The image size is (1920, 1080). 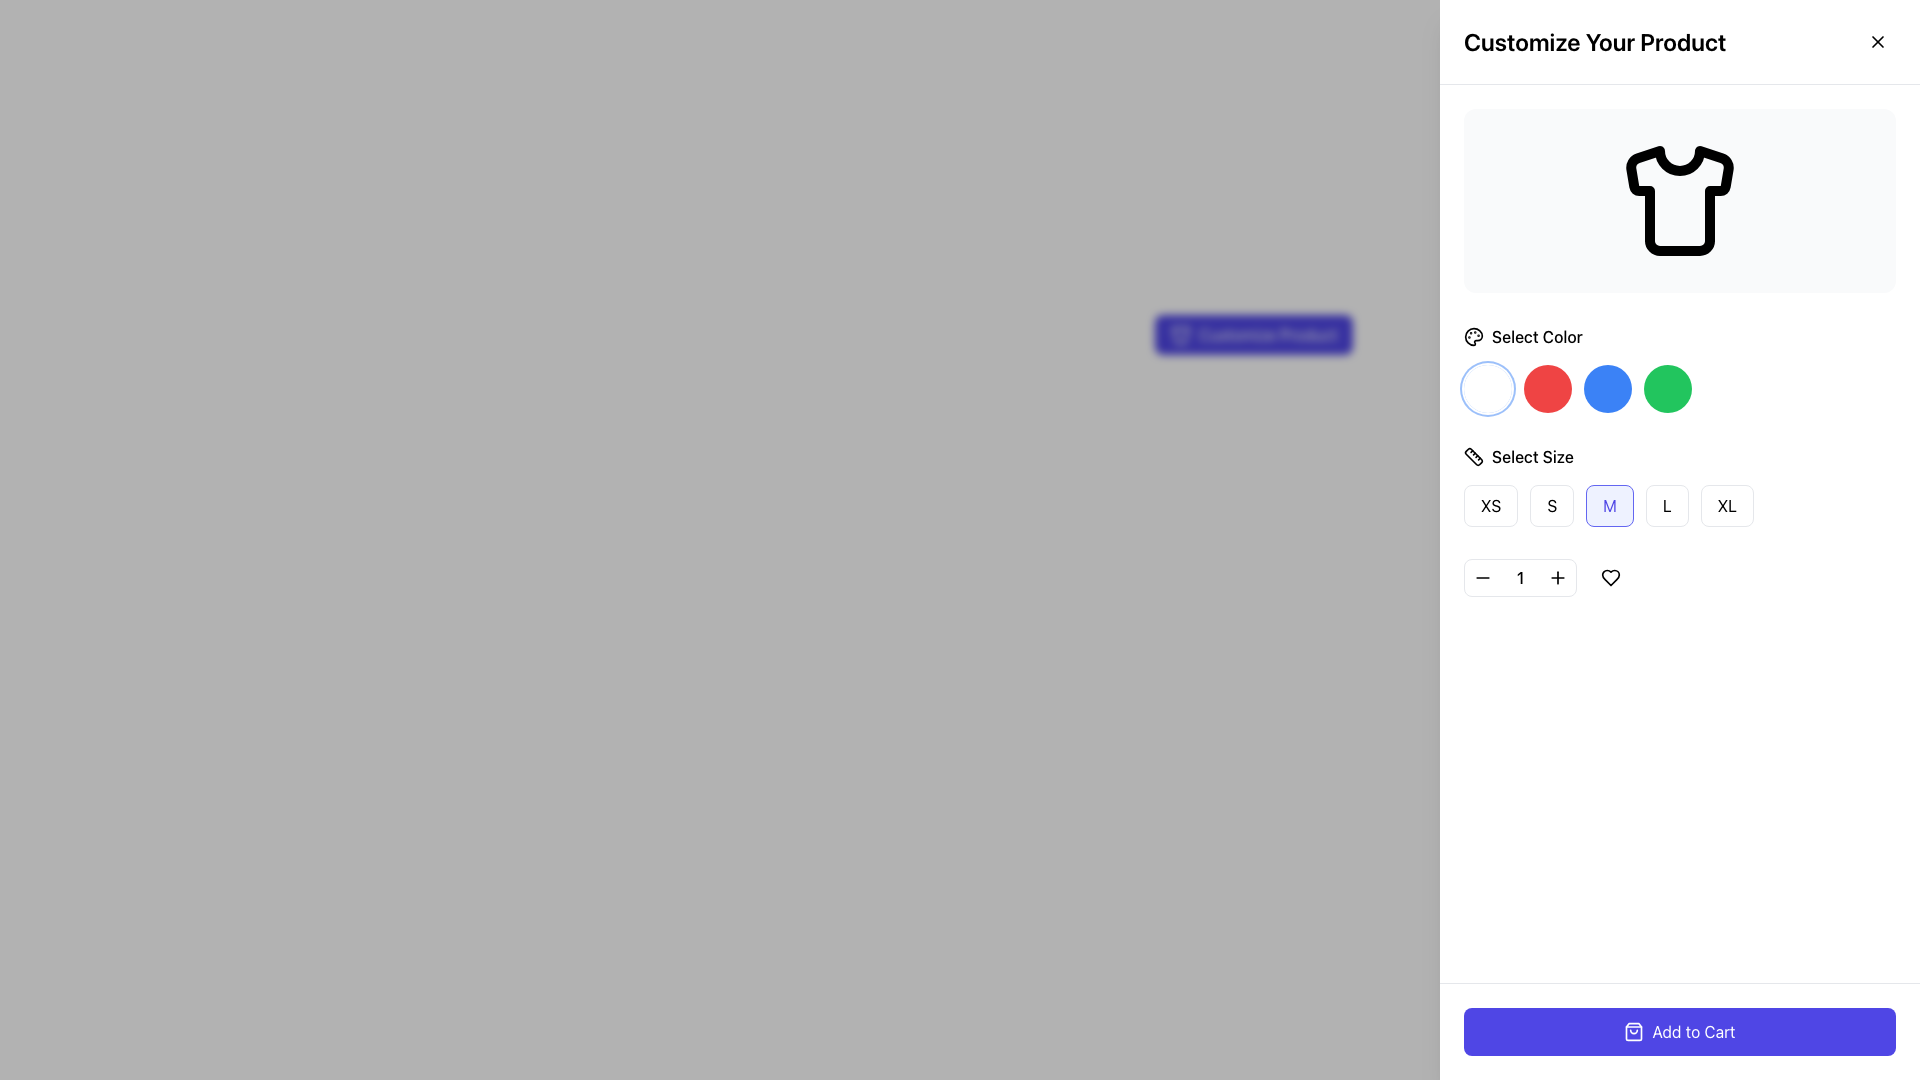 I want to click on the small button with a black plus icon and activate it by pressing Enter, so click(x=1557, y=578).